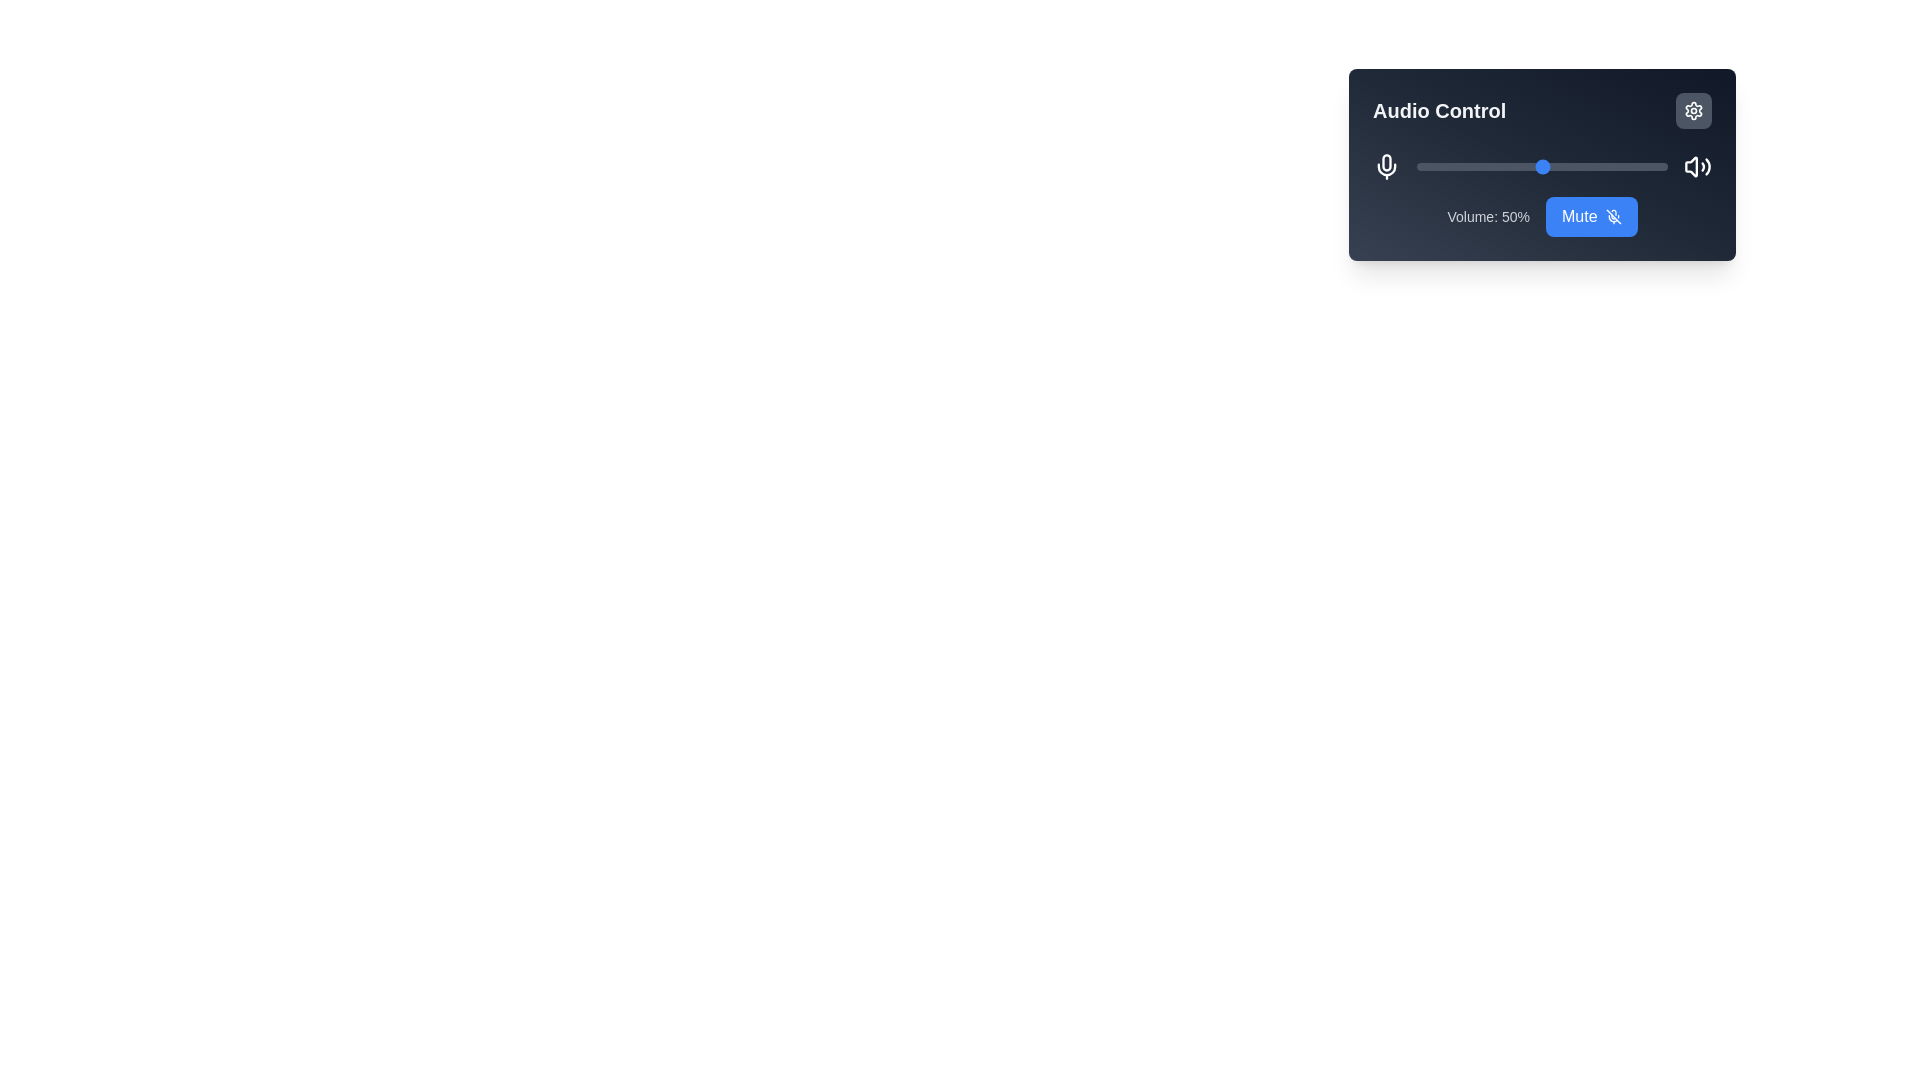 Image resolution: width=1920 pixels, height=1080 pixels. I want to click on the decorative segment of the microphone icon located in the top-left corner of the 'Audio Control' card, which signifies audio input or mute/unmute action, so click(1386, 161).